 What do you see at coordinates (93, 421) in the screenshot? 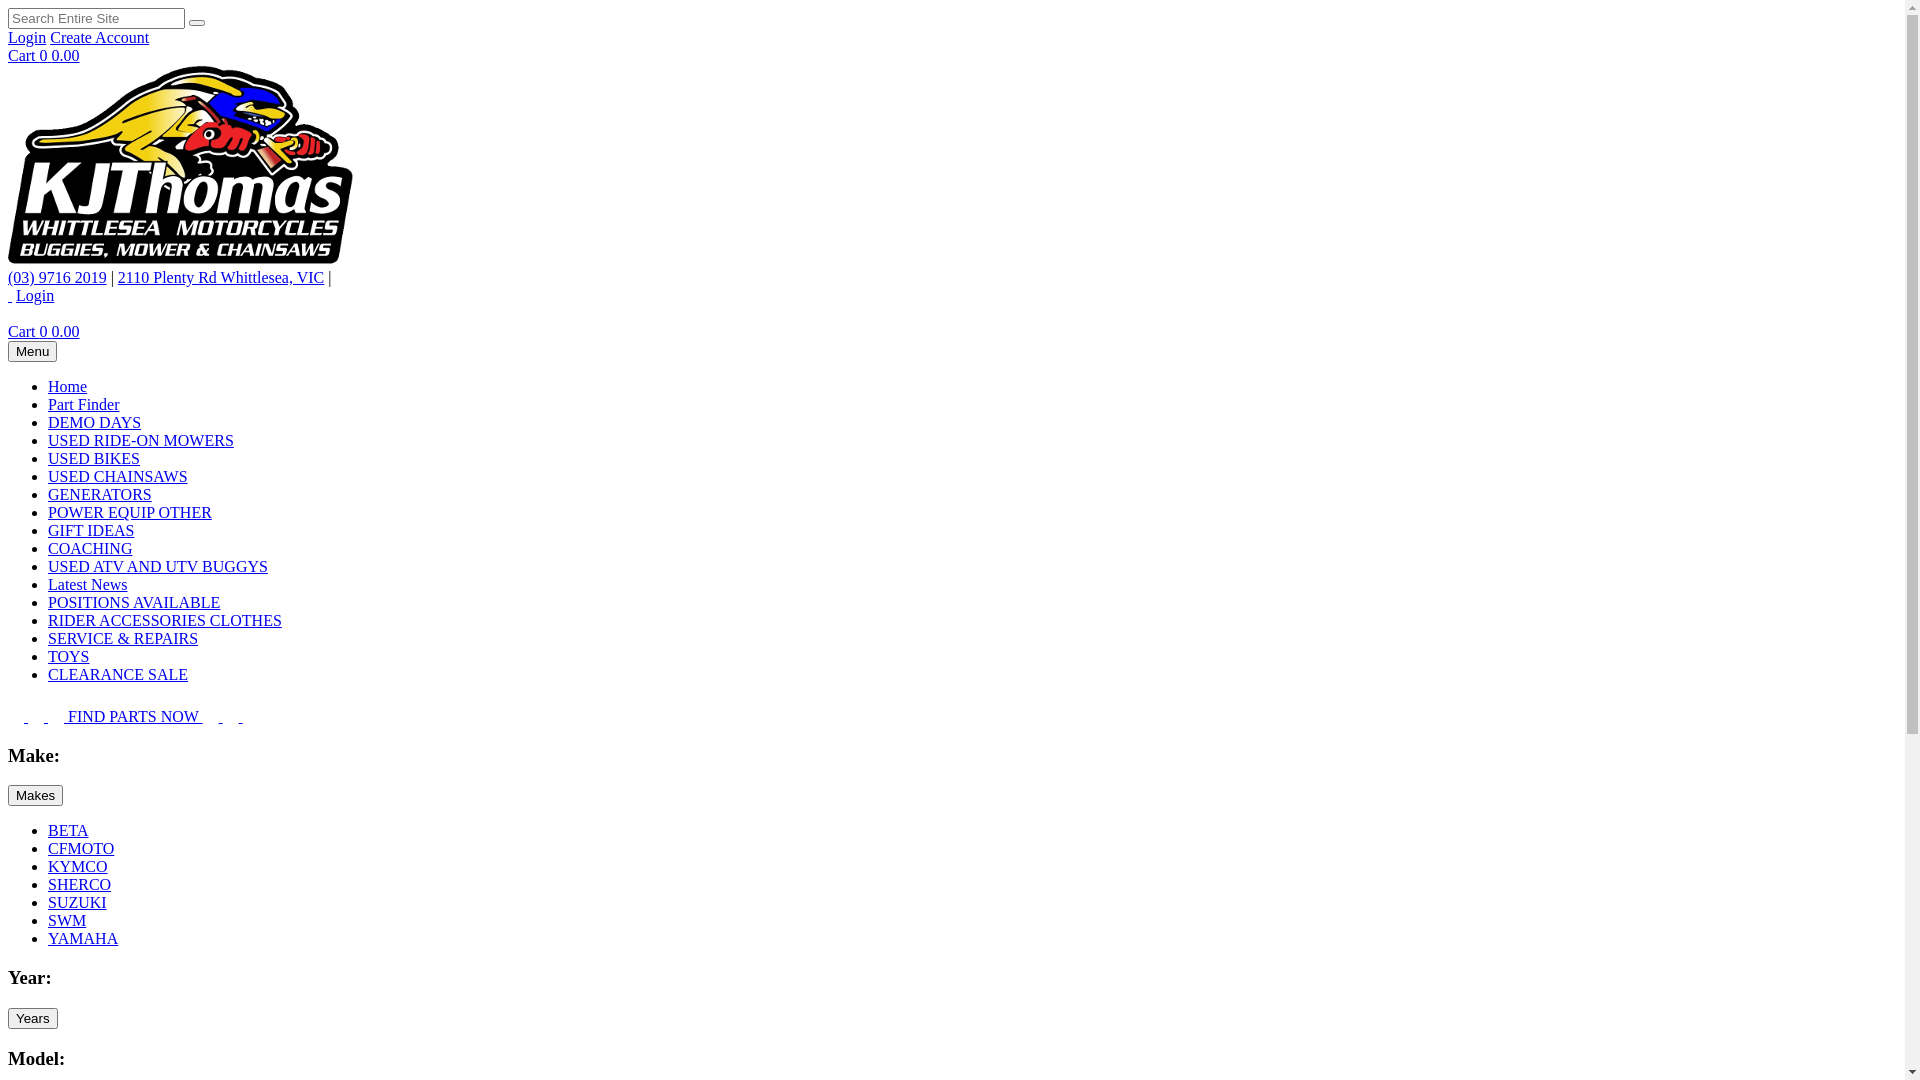
I see `'DEMO DAYS'` at bounding box center [93, 421].